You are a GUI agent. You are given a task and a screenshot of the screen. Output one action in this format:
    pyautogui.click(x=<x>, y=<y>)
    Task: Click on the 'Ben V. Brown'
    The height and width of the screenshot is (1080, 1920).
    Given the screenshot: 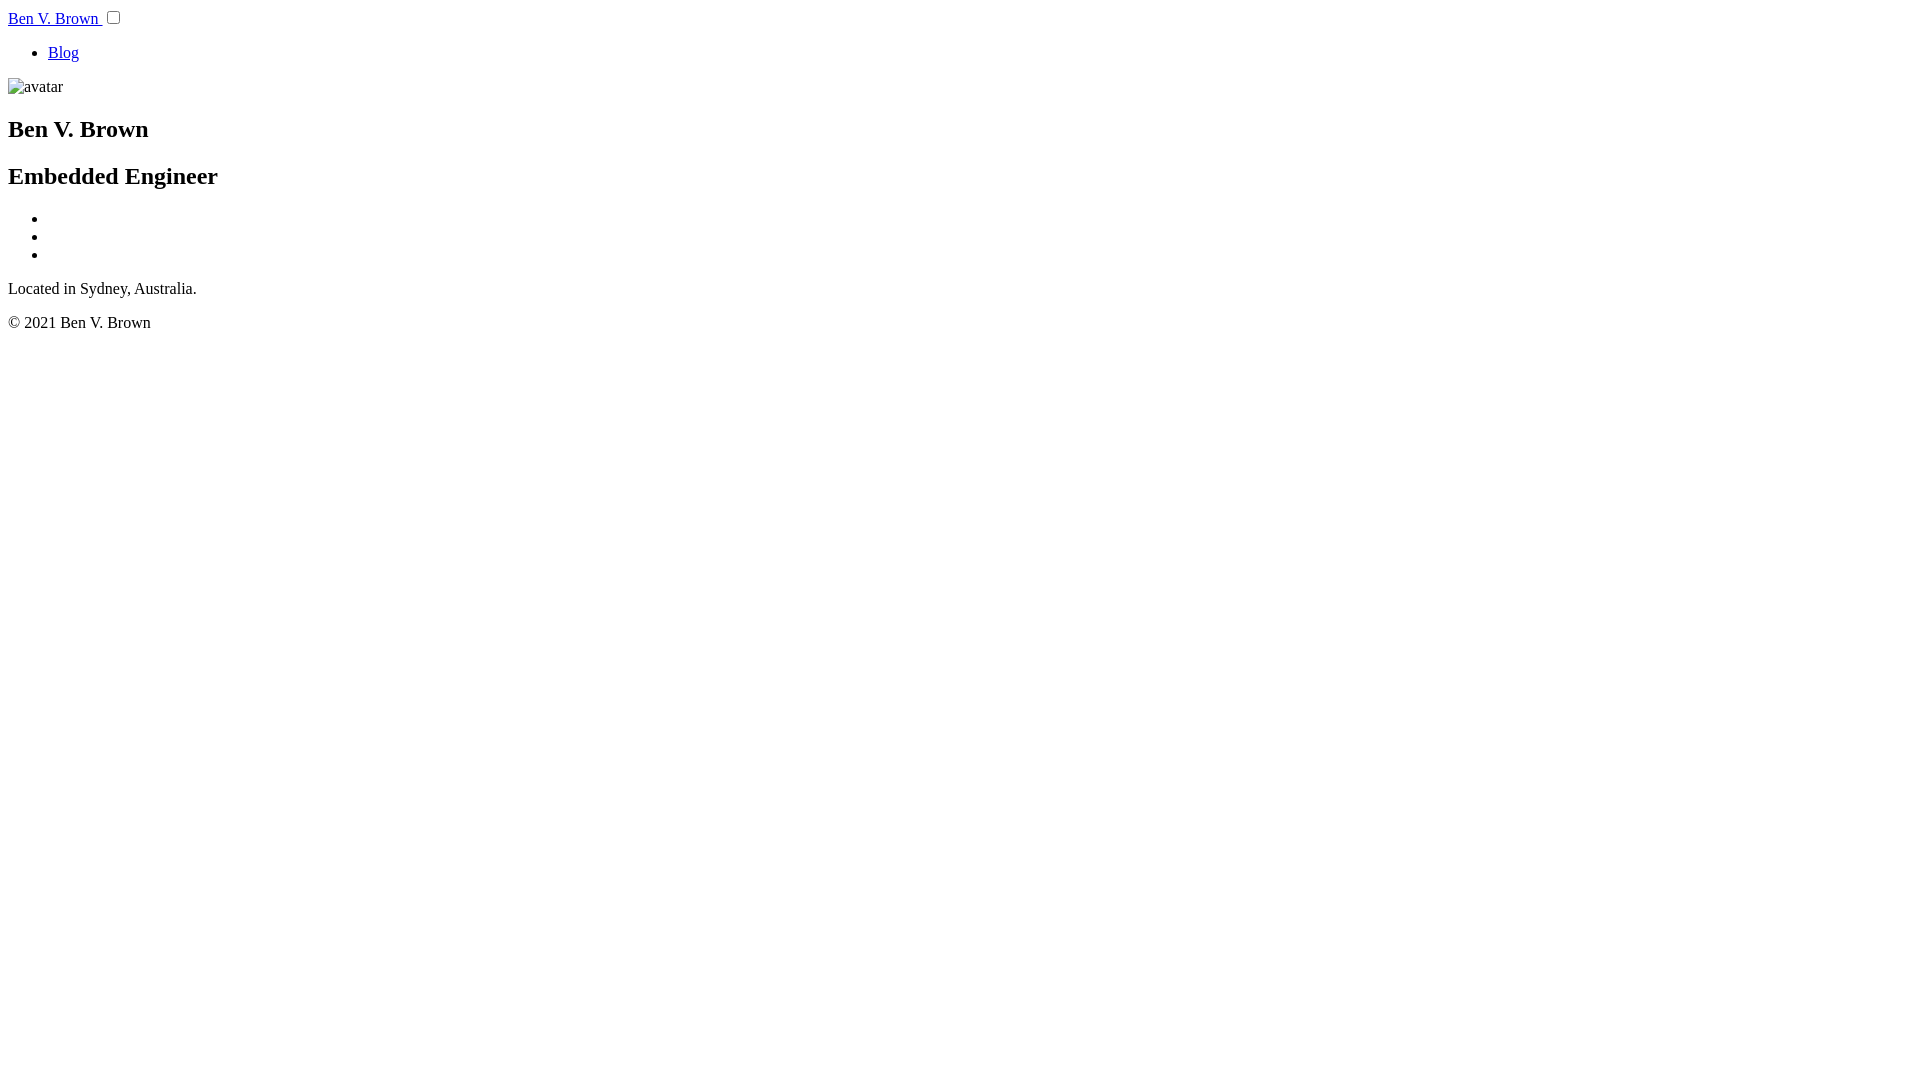 What is the action you would take?
    pyautogui.click(x=55, y=18)
    